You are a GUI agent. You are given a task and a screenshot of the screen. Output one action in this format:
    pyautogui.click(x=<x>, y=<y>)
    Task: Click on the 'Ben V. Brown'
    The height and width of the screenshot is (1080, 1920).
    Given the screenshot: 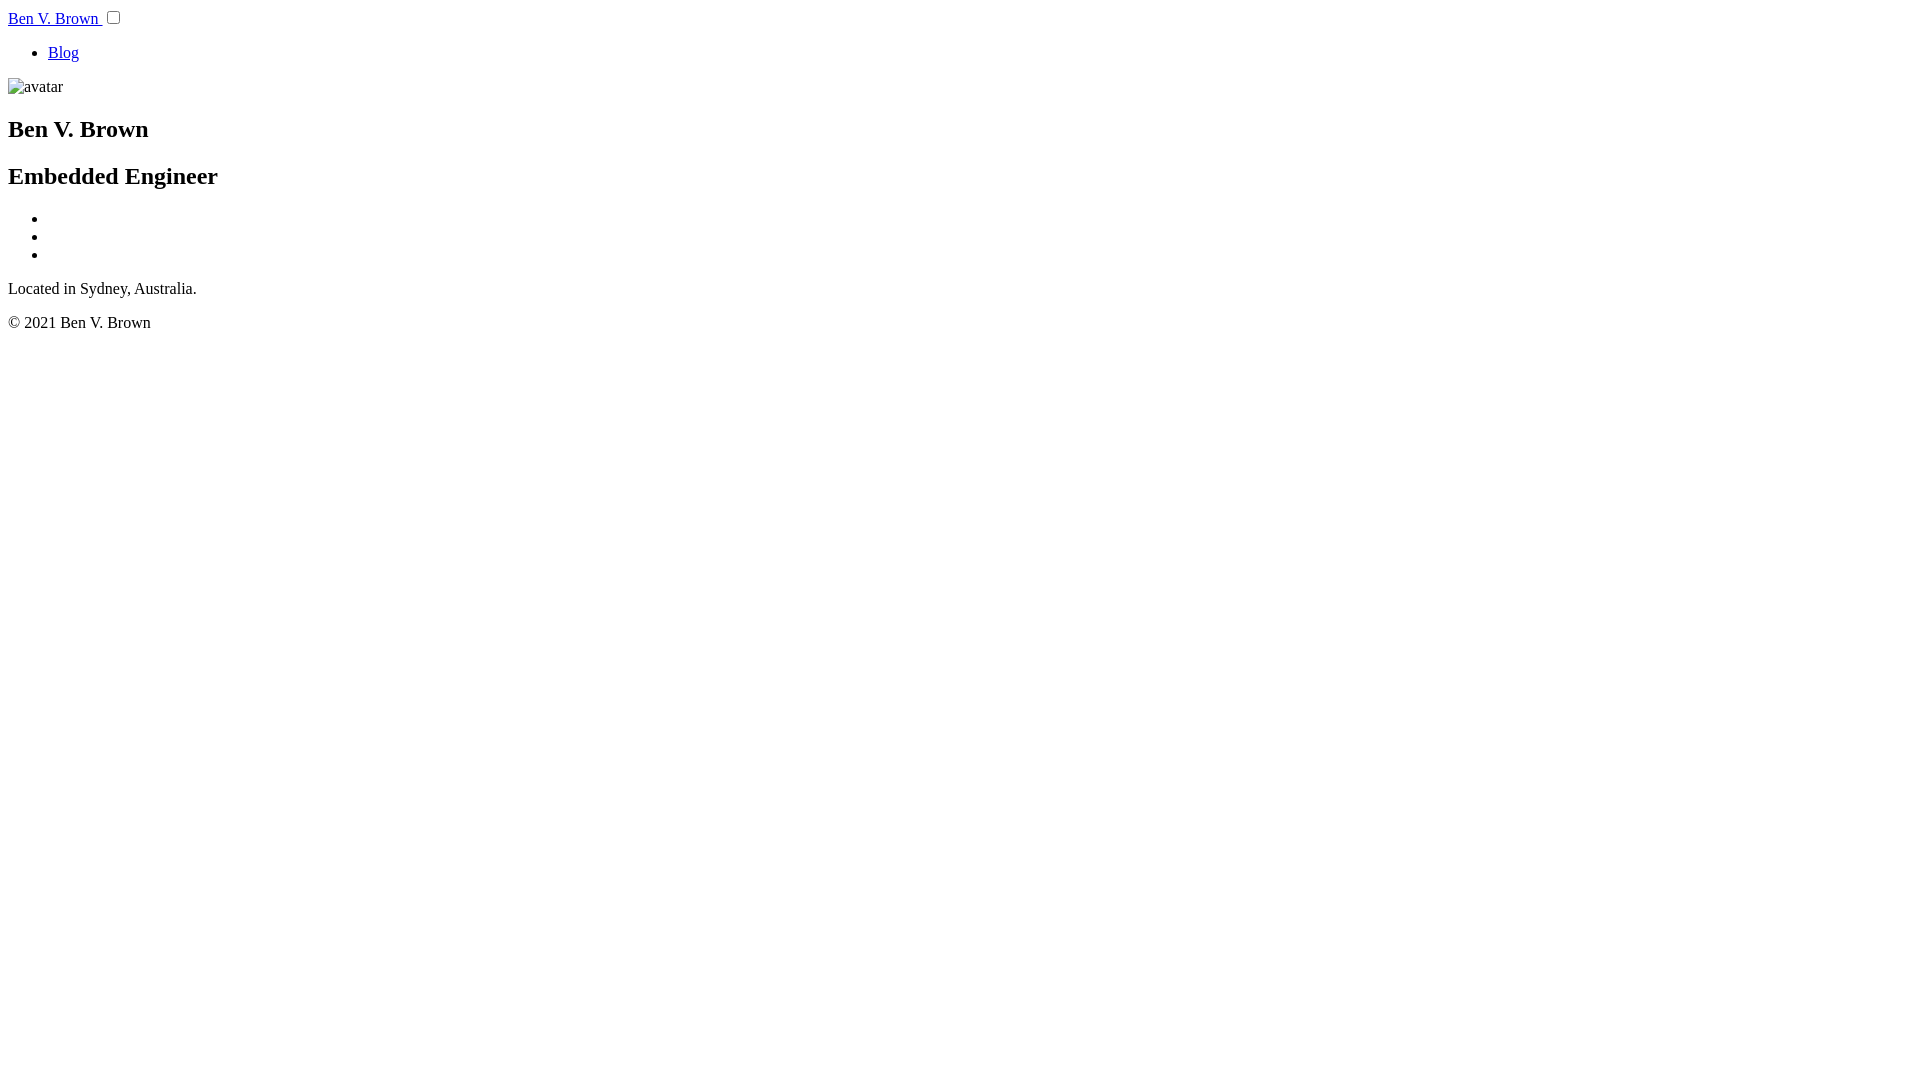 What is the action you would take?
    pyautogui.click(x=55, y=18)
    